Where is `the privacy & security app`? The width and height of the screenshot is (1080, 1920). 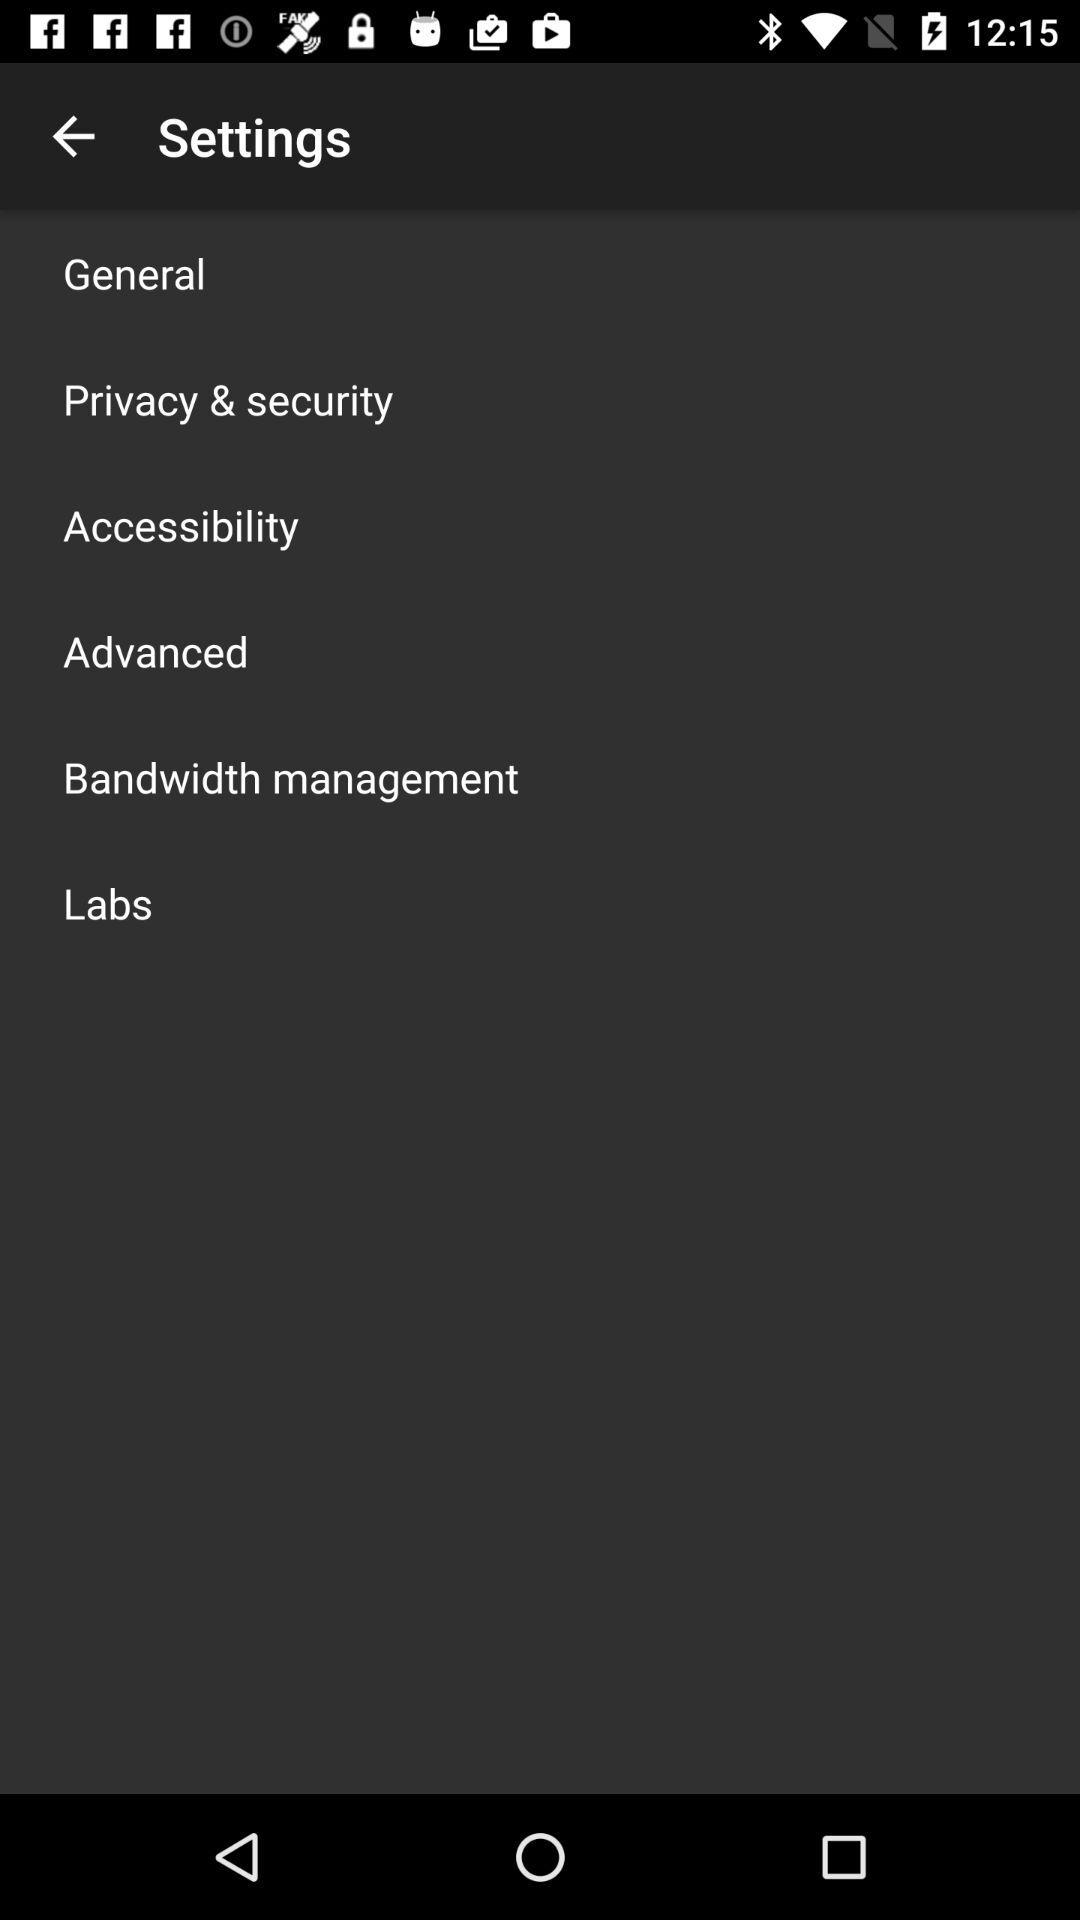 the privacy & security app is located at coordinates (227, 398).